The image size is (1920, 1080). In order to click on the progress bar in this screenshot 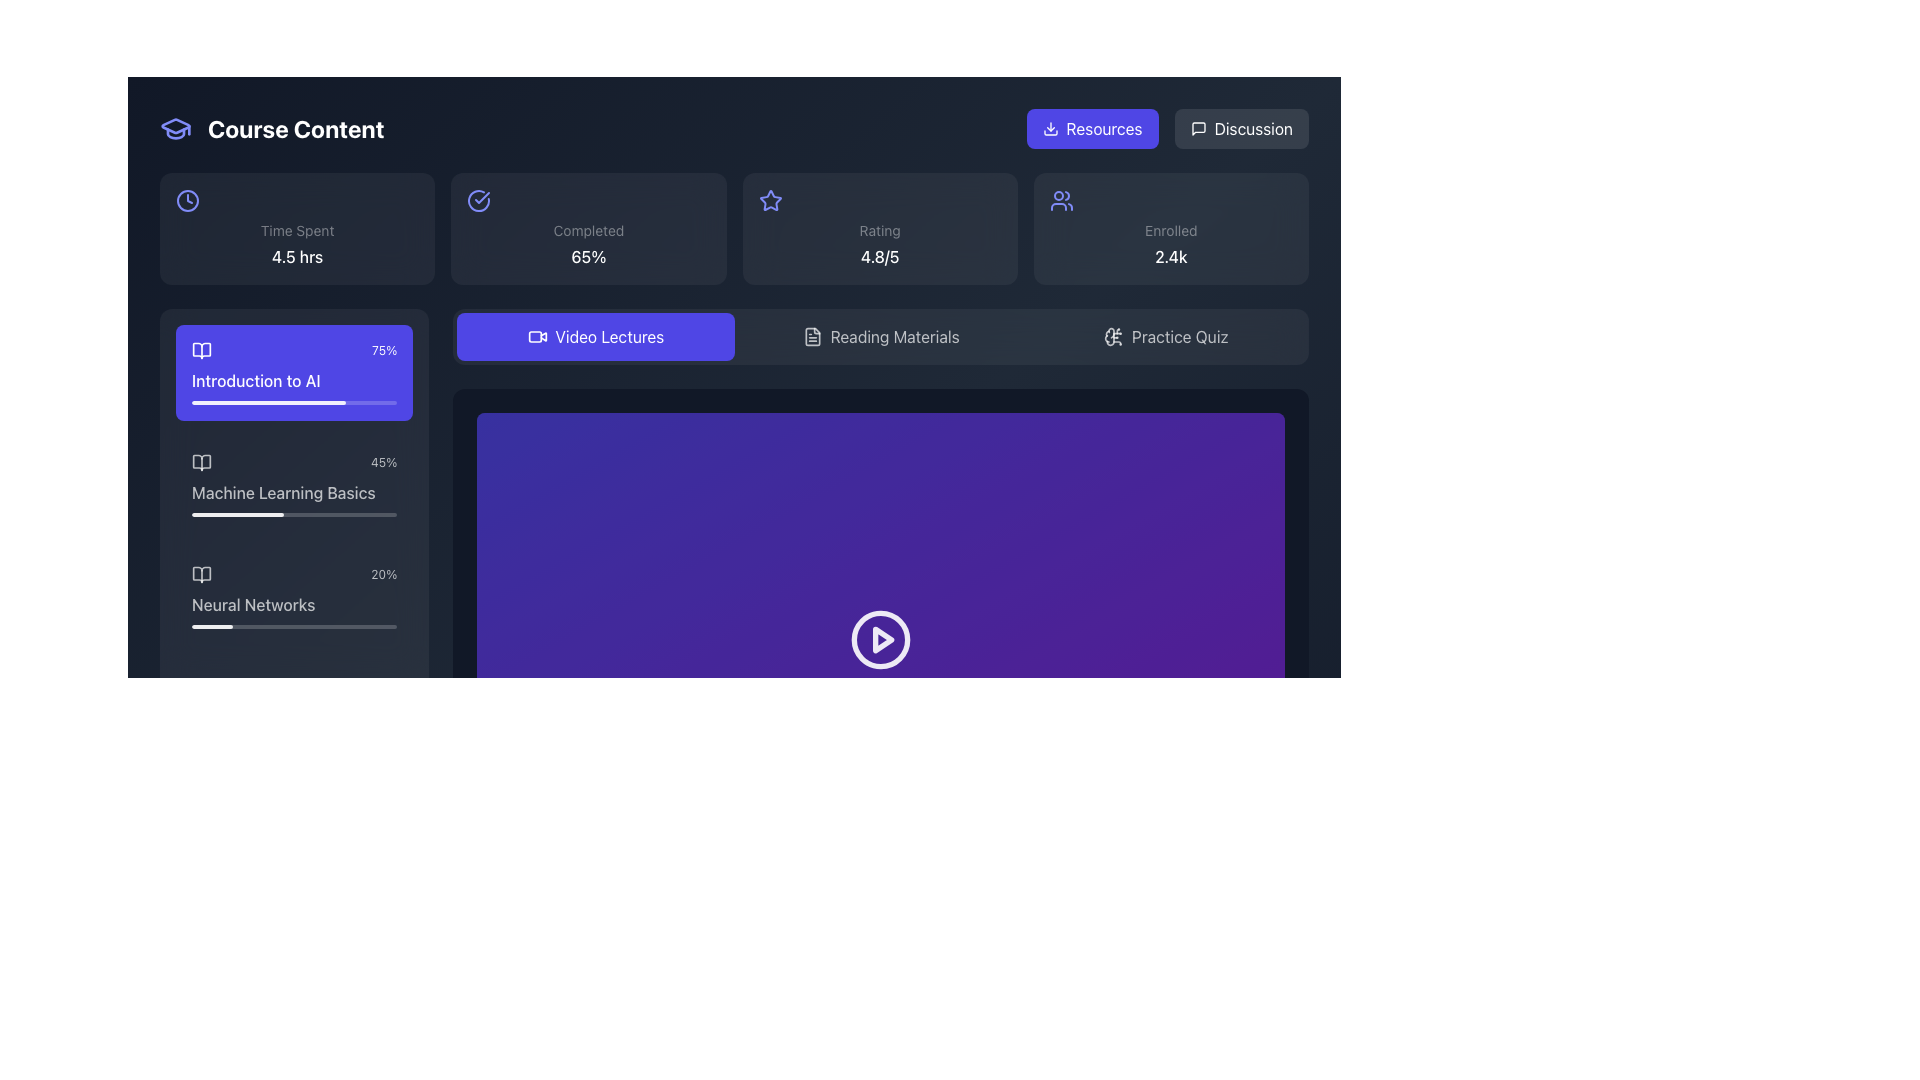, I will do `click(360, 402)`.